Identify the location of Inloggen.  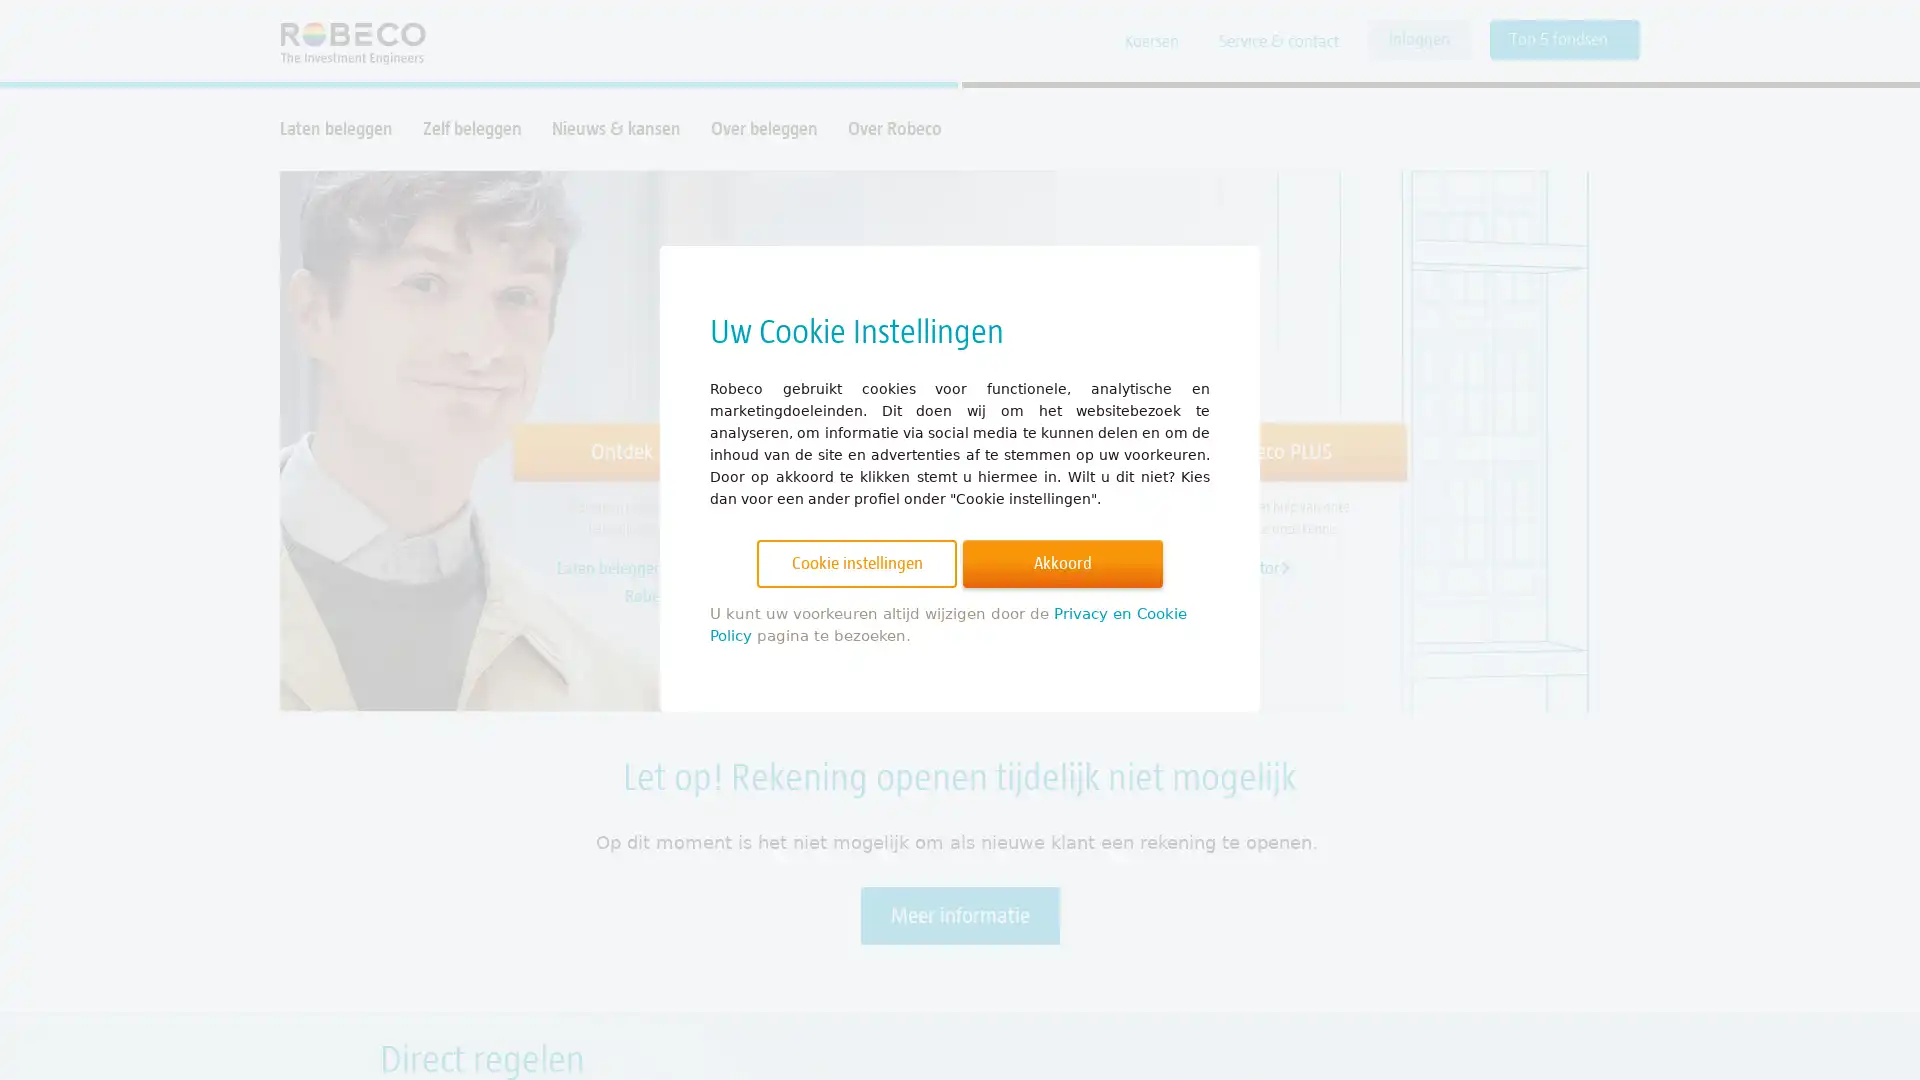
(1418, 39).